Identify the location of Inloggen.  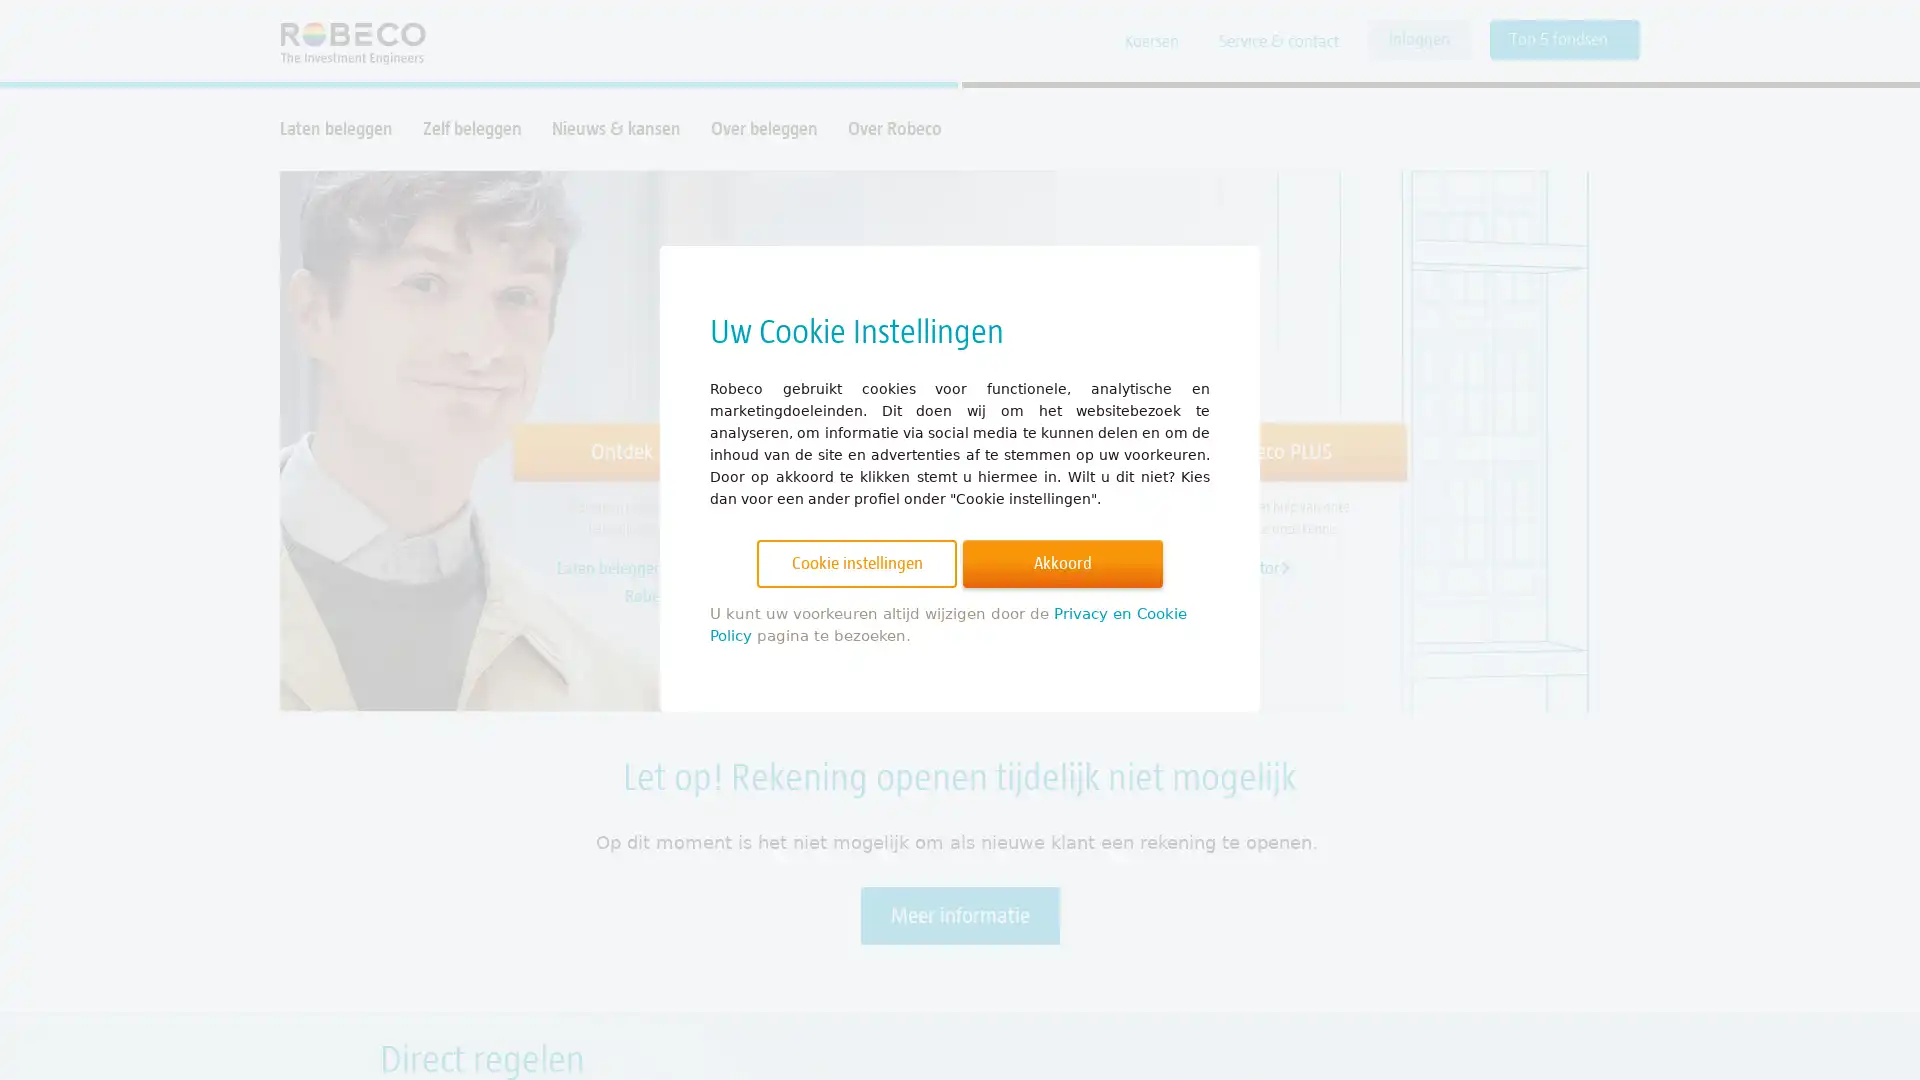
(1418, 39).